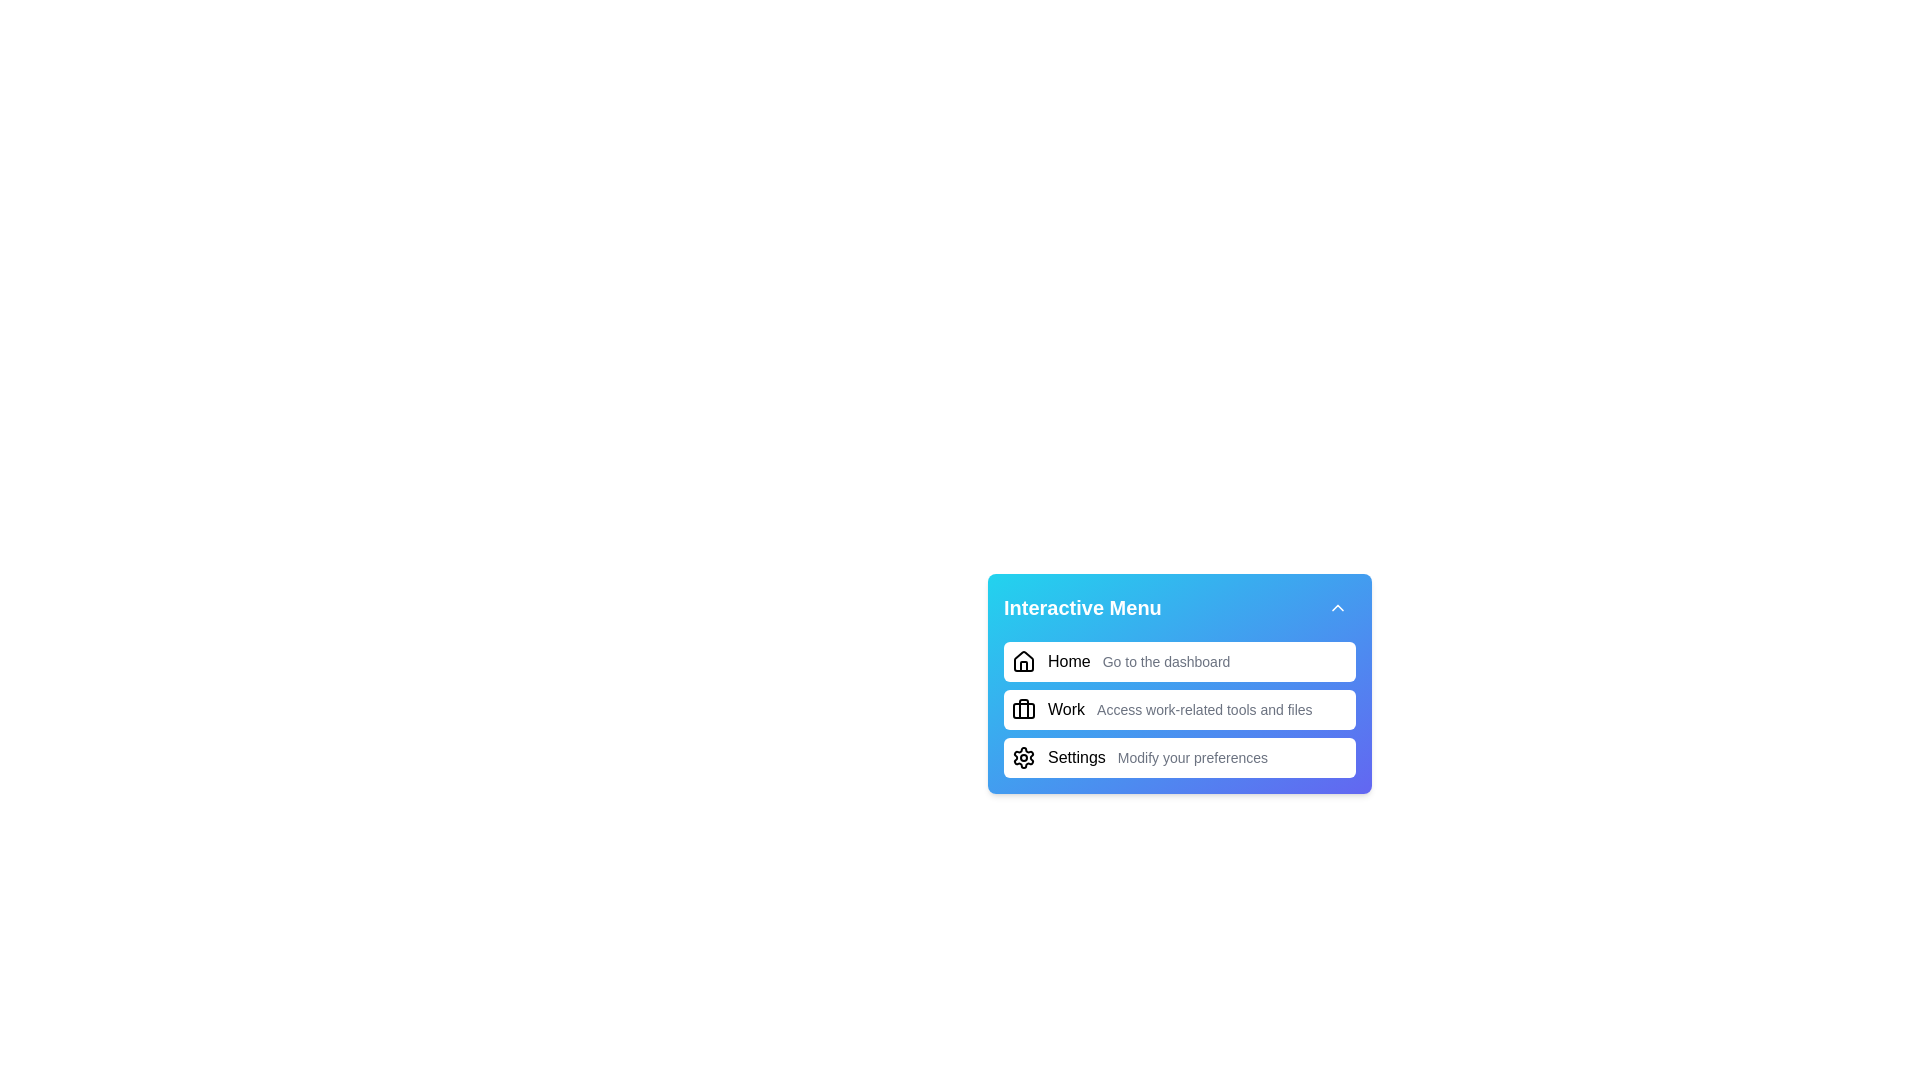 This screenshot has height=1080, width=1920. What do you see at coordinates (1338, 607) in the screenshot?
I see `the button with an upward chevron icon located in the top-right corner of the interactive menu to minimize the menu` at bounding box center [1338, 607].